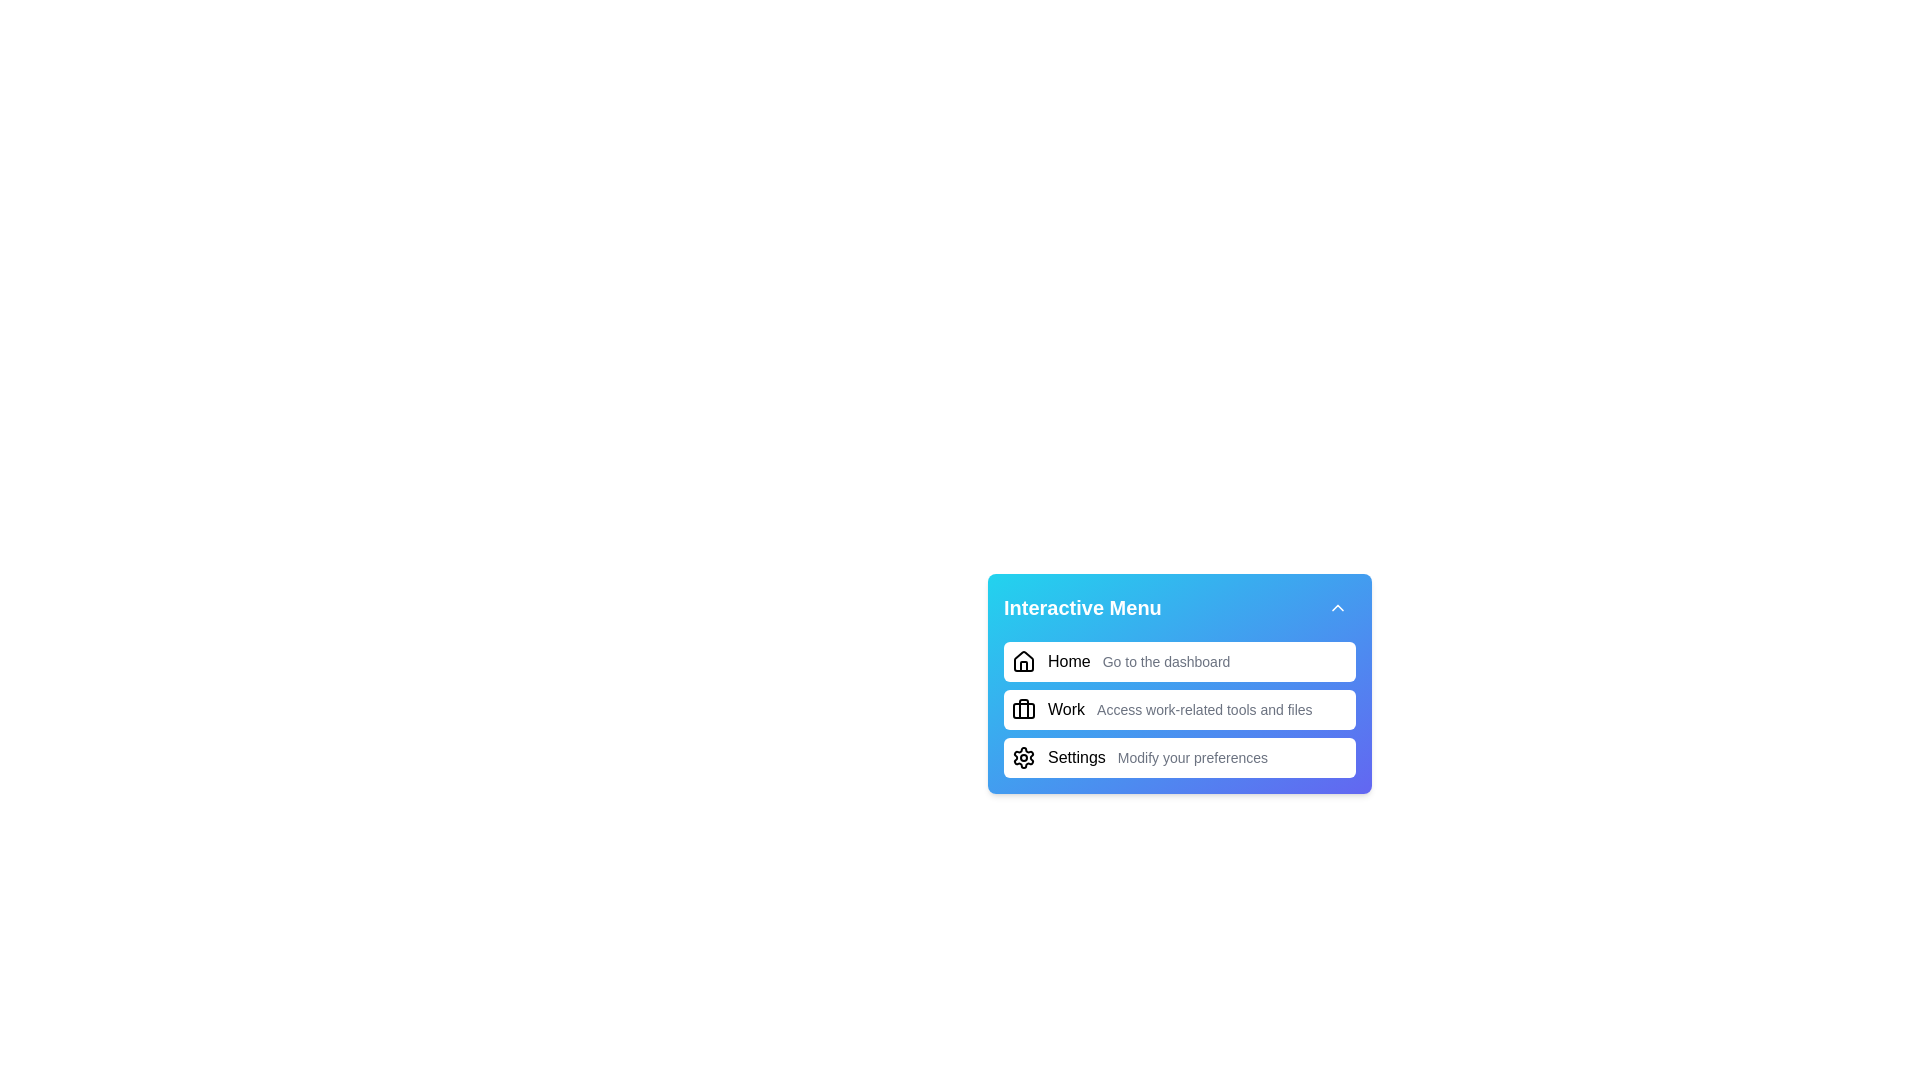 This screenshot has height=1080, width=1920. What do you see at coordinates (1338, 607) in the screenshot?
I see `the button with an upward chevron icon located in the top-right corner of the interactive menu to minimize the menu` at bounding box center [1338, 607].